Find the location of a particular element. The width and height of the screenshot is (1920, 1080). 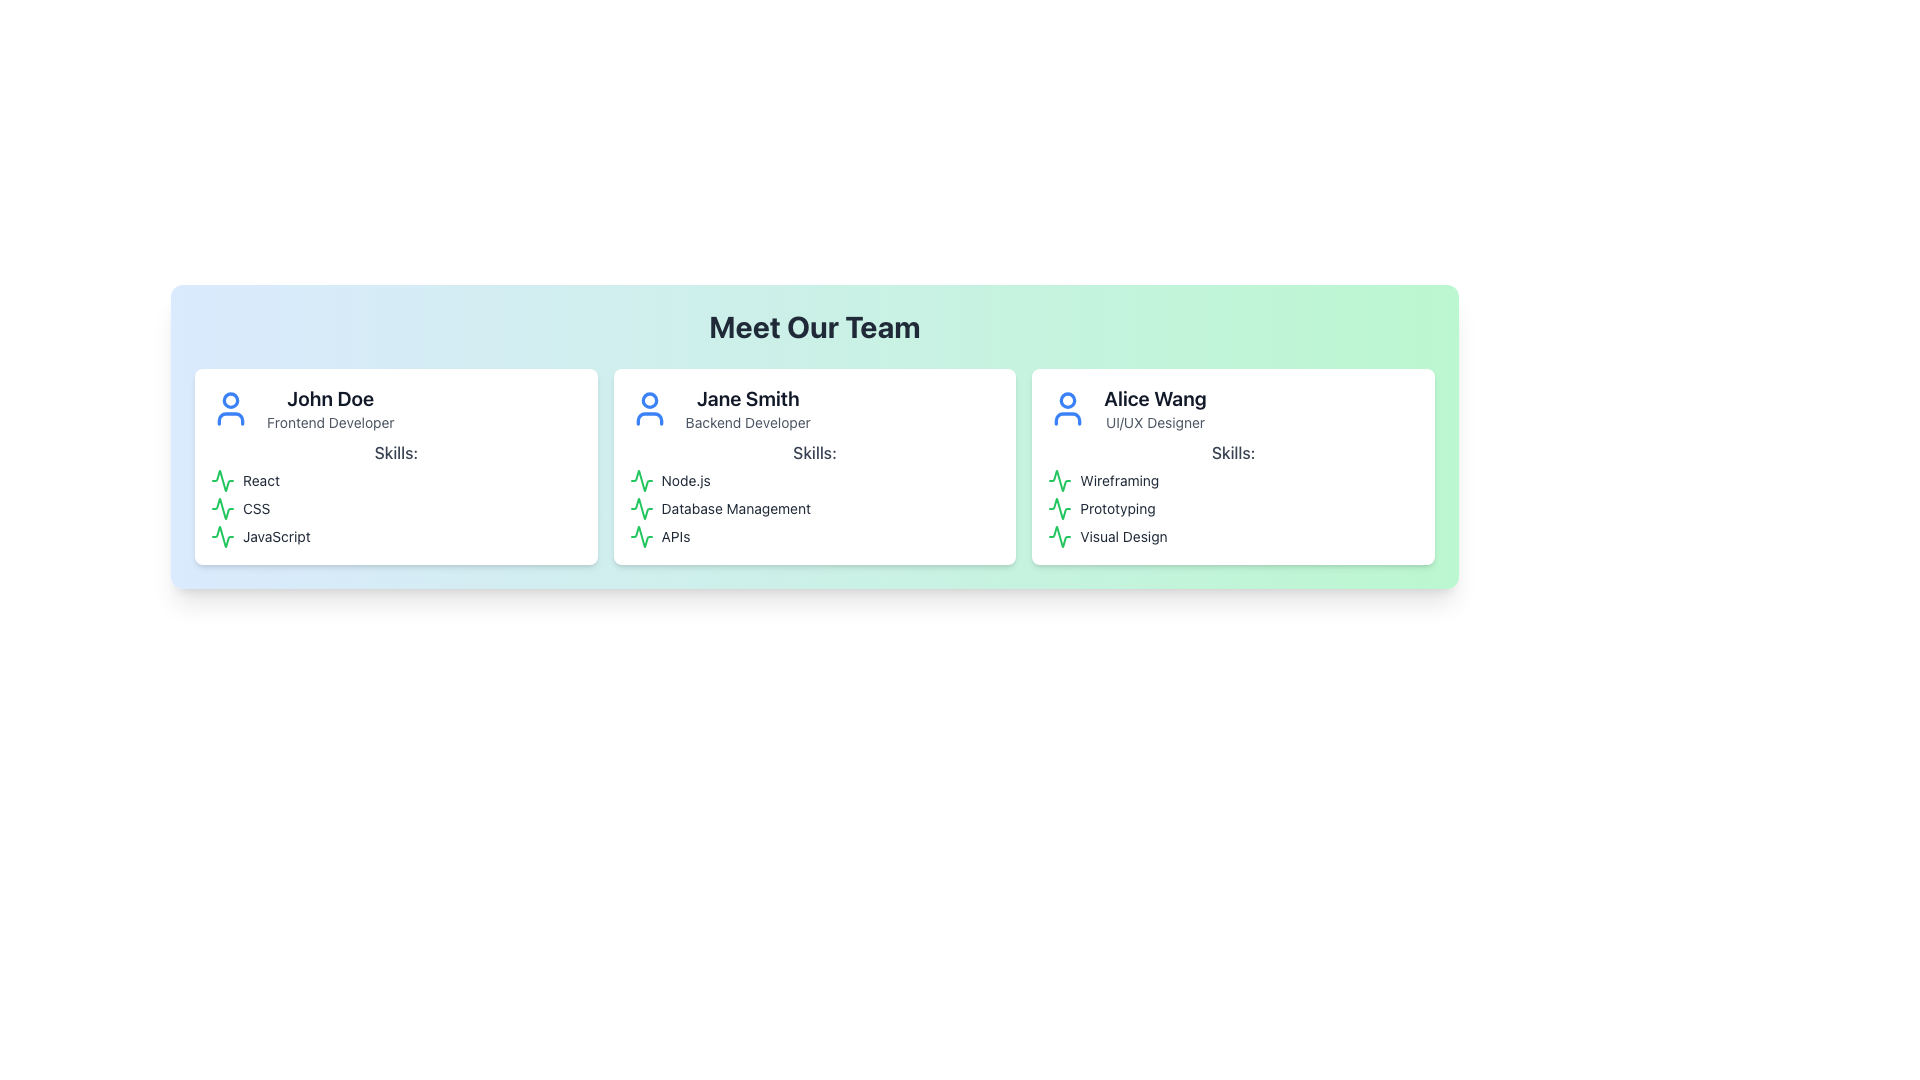

the skill icon in John Doe's profile card, which visually represents a specific skill under the 'Skills' section is located at coordinates (222, 481).